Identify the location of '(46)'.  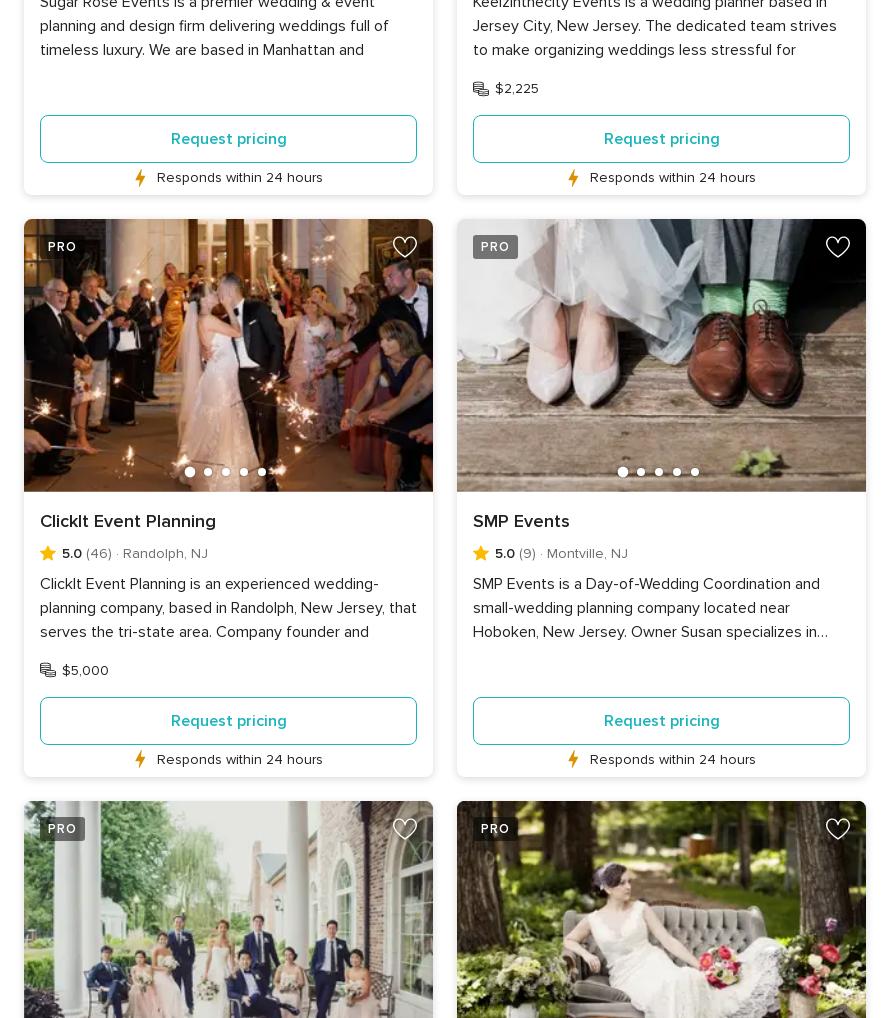
(96, 551).